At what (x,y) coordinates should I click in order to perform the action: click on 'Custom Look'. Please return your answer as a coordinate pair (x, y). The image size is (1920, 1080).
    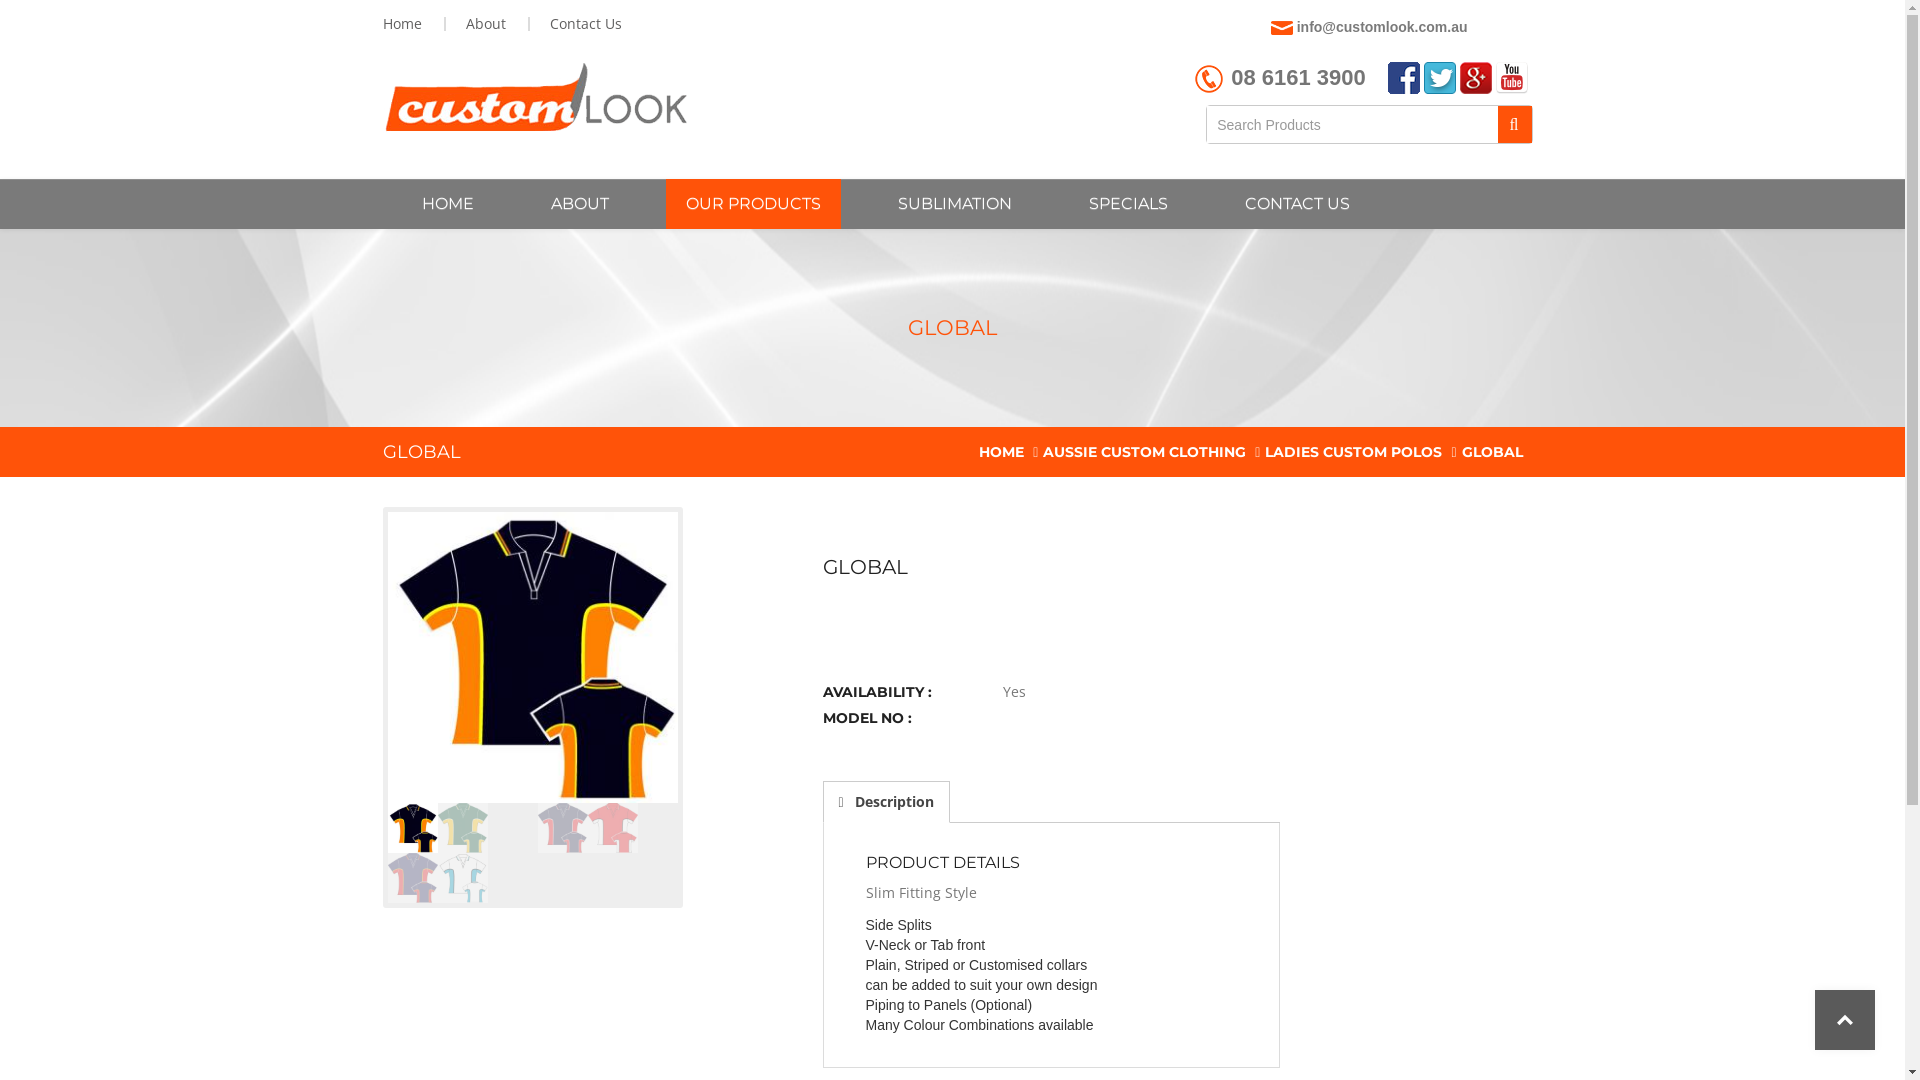
    Looking at the image, I should click on (534, 97).